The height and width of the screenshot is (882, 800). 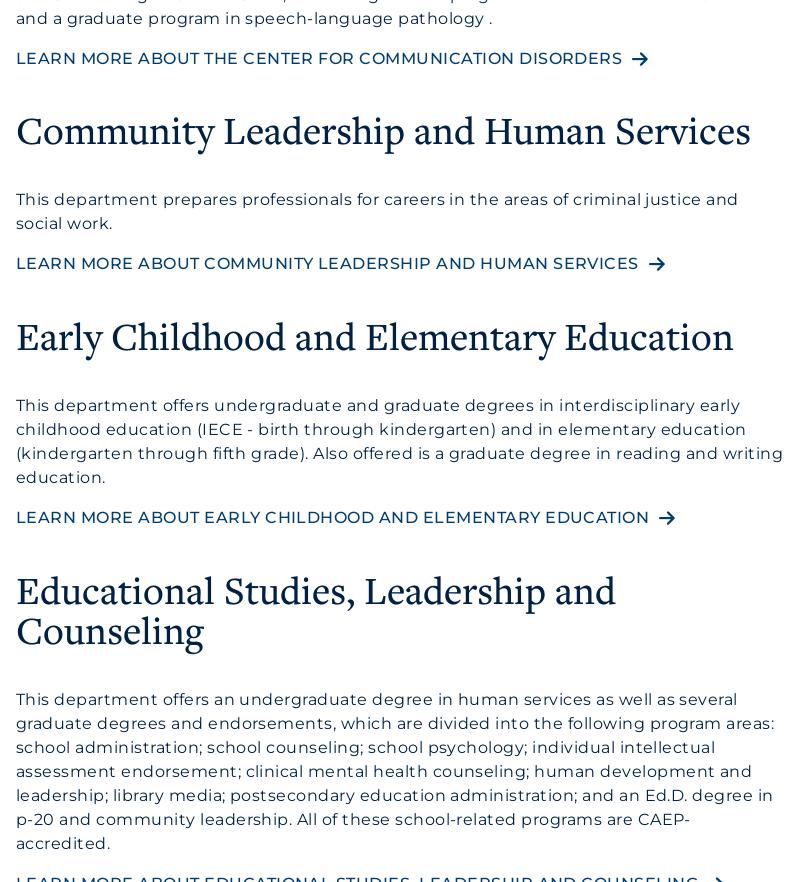 What do you see at coordinates (331, 517) in the screenshot?
I see `'Learn more about Early Childhood and Elementary Education'` at bounding box center [331, 517].